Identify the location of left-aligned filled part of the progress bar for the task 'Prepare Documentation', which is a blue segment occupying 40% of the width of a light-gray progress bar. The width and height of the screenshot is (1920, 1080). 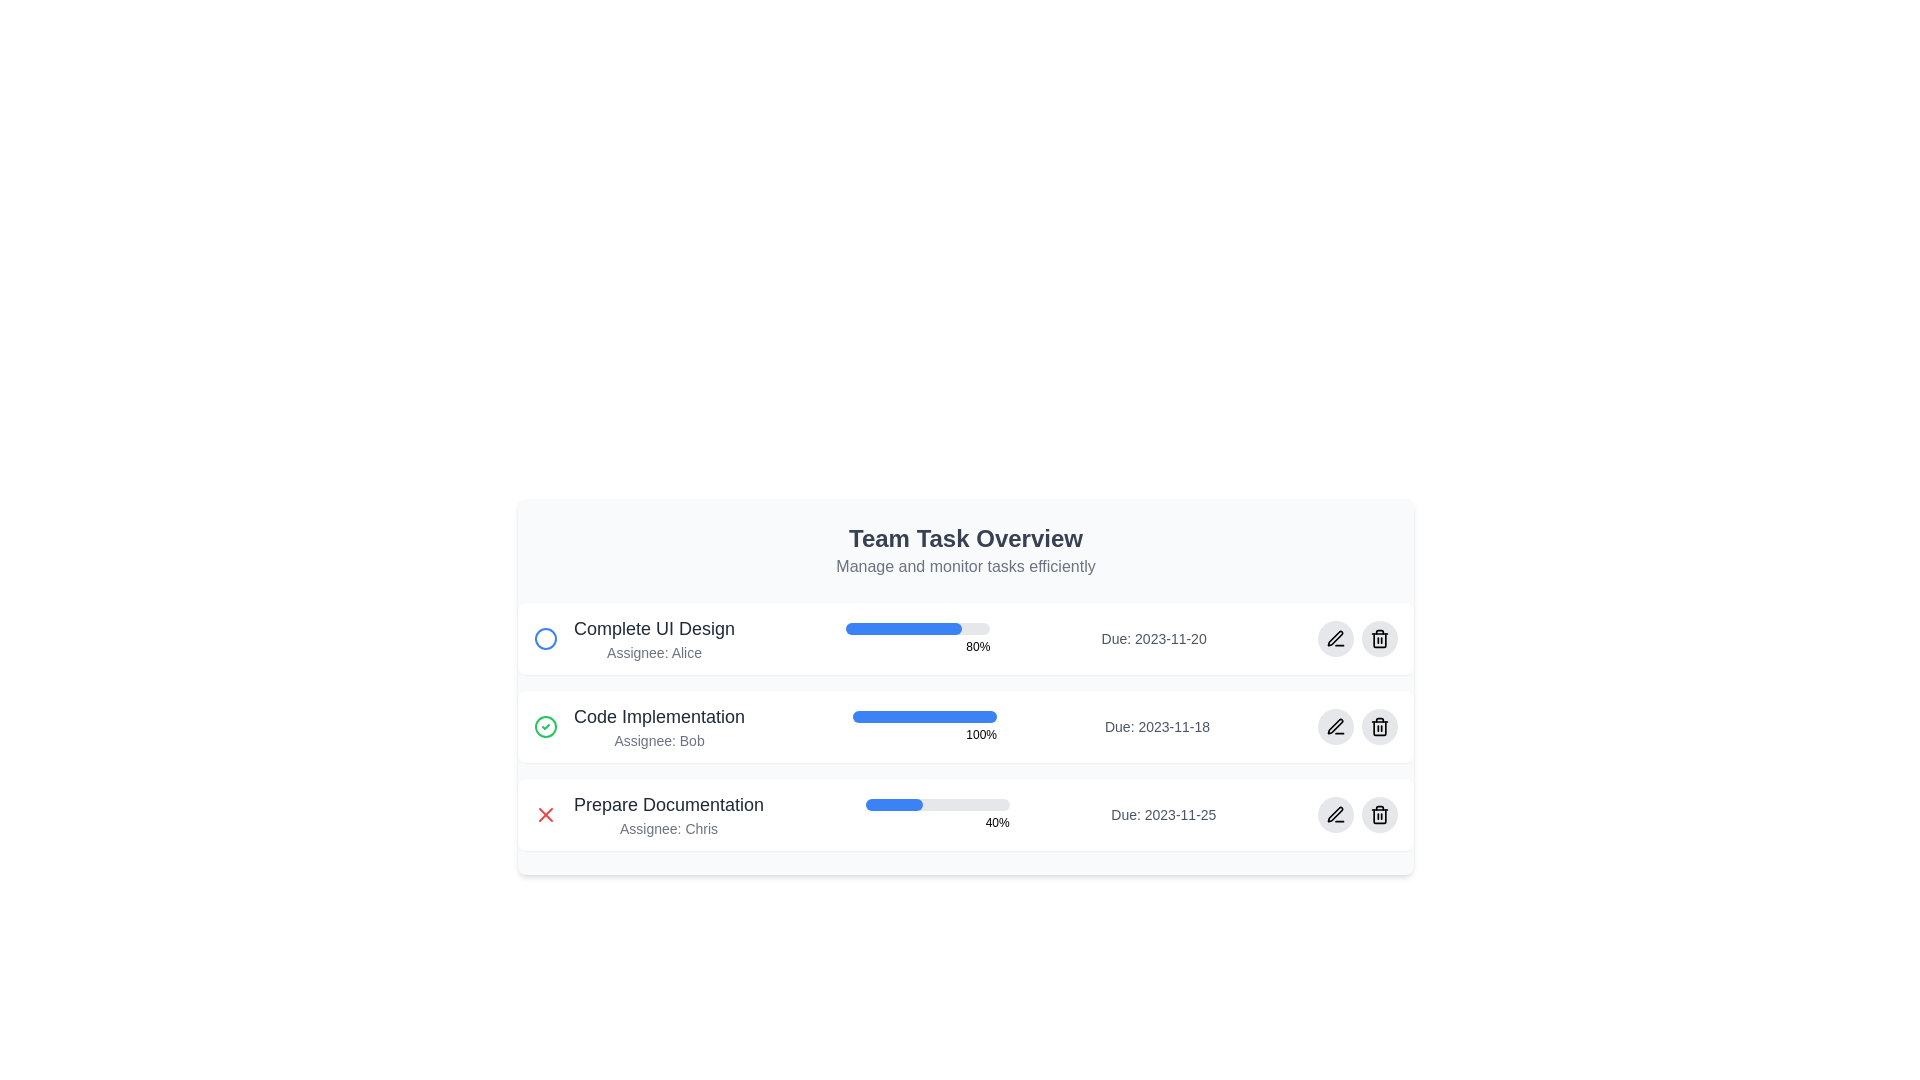
(893, 804).